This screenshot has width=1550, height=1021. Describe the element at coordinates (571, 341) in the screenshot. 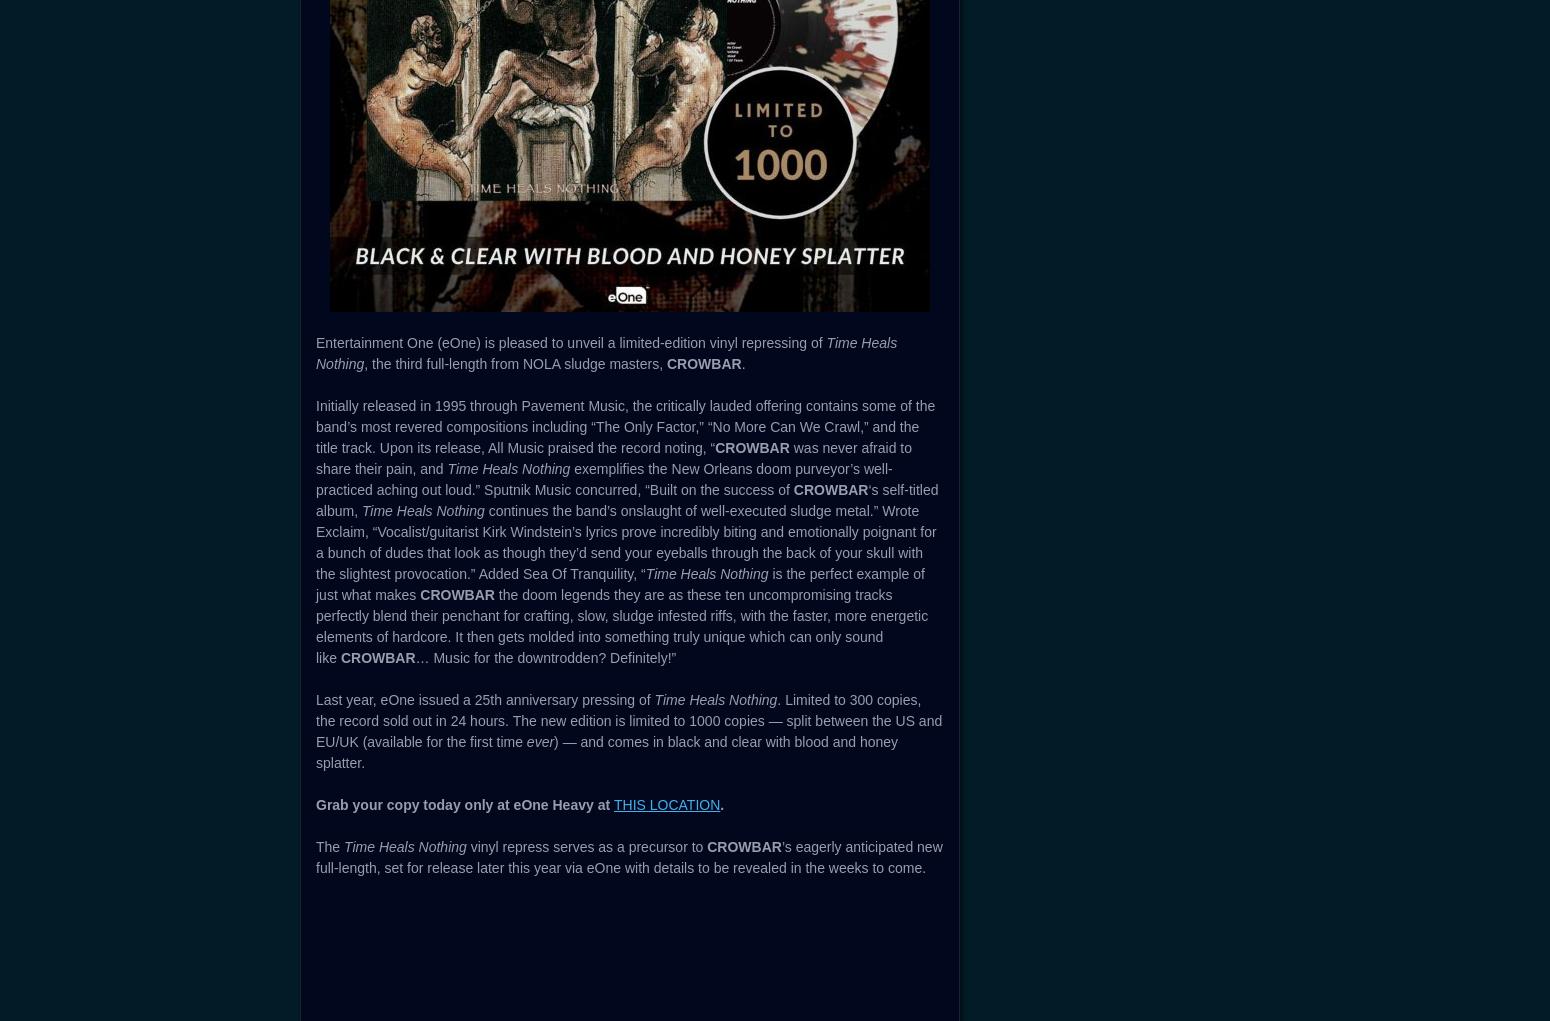

I see `'Entertainment One (eOne) is pleased to unveil a limited-edition vinyl repressing of'` at that location.